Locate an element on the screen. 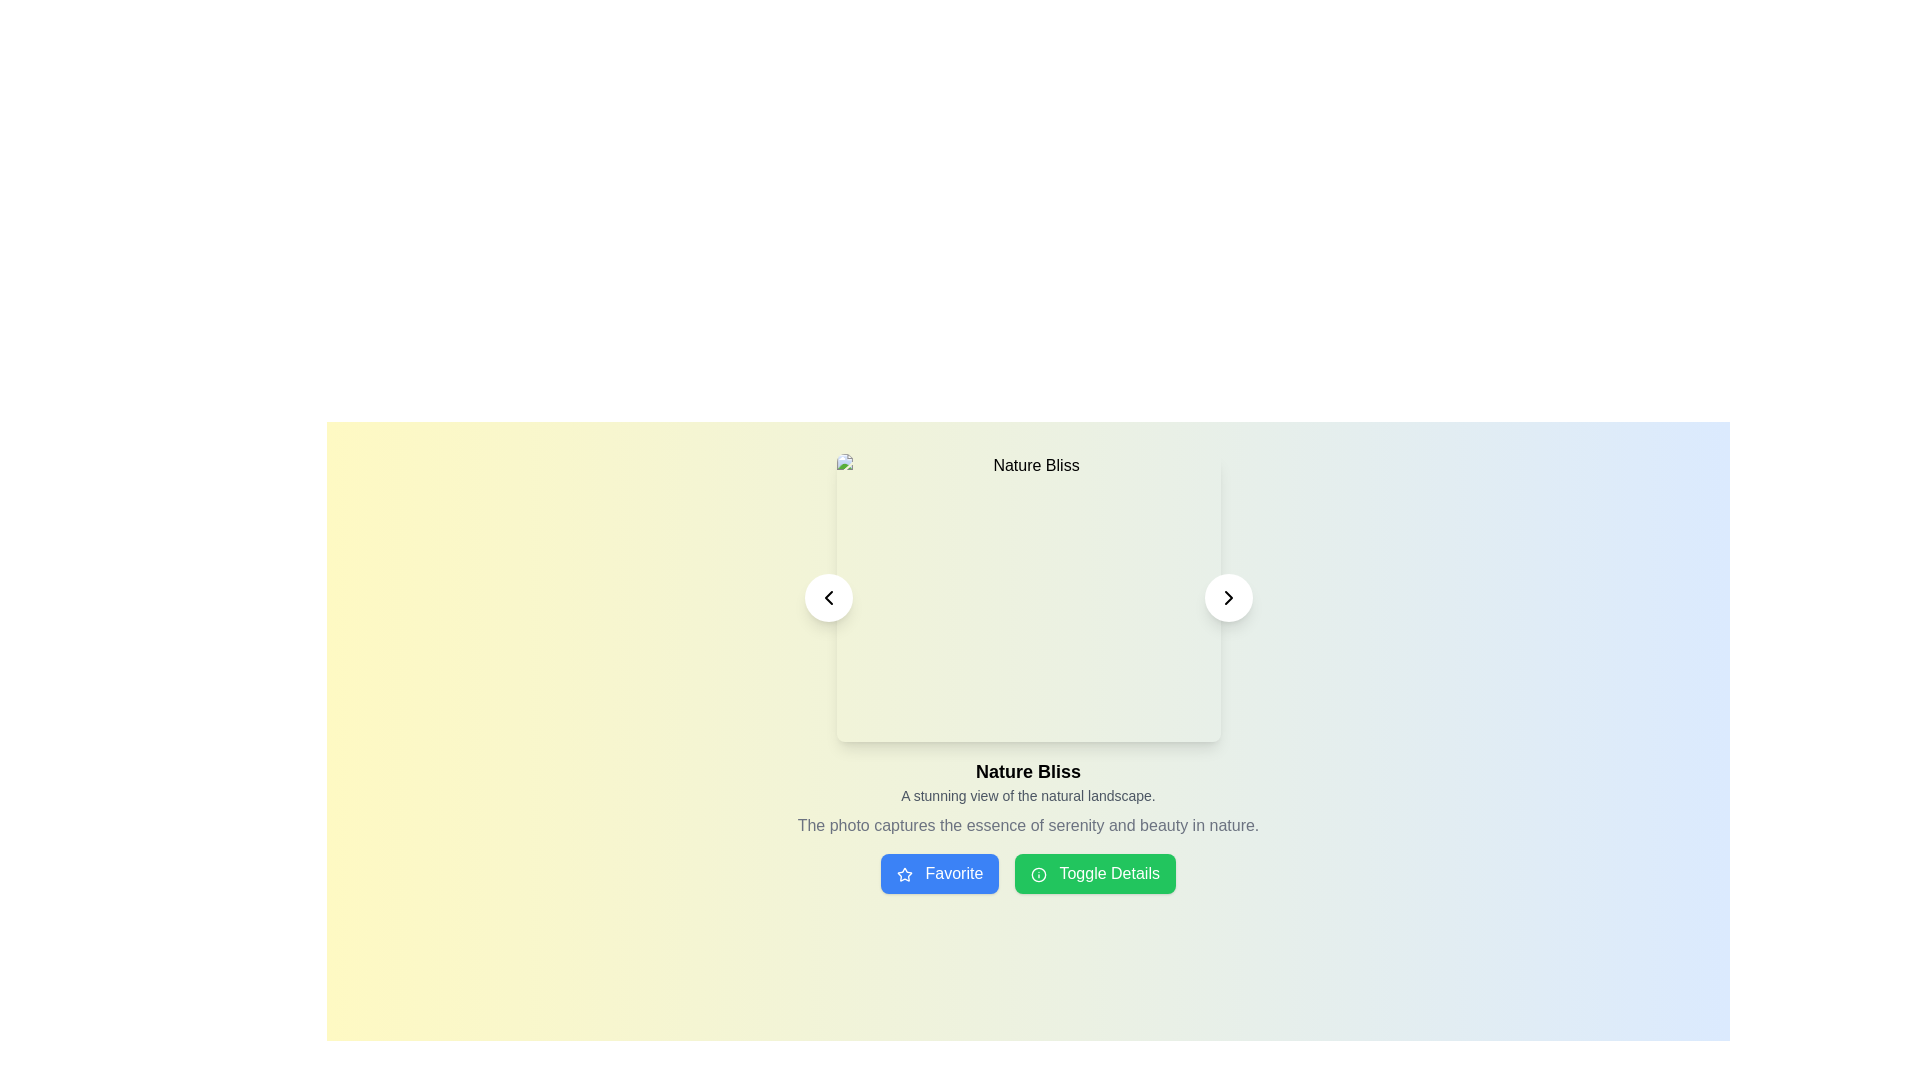 This screenshot has height=1080, width=1920. the circular SVG graphical element that is part of the information icon, located near the top-left section of the interface is located at coordinates (1039, 873).